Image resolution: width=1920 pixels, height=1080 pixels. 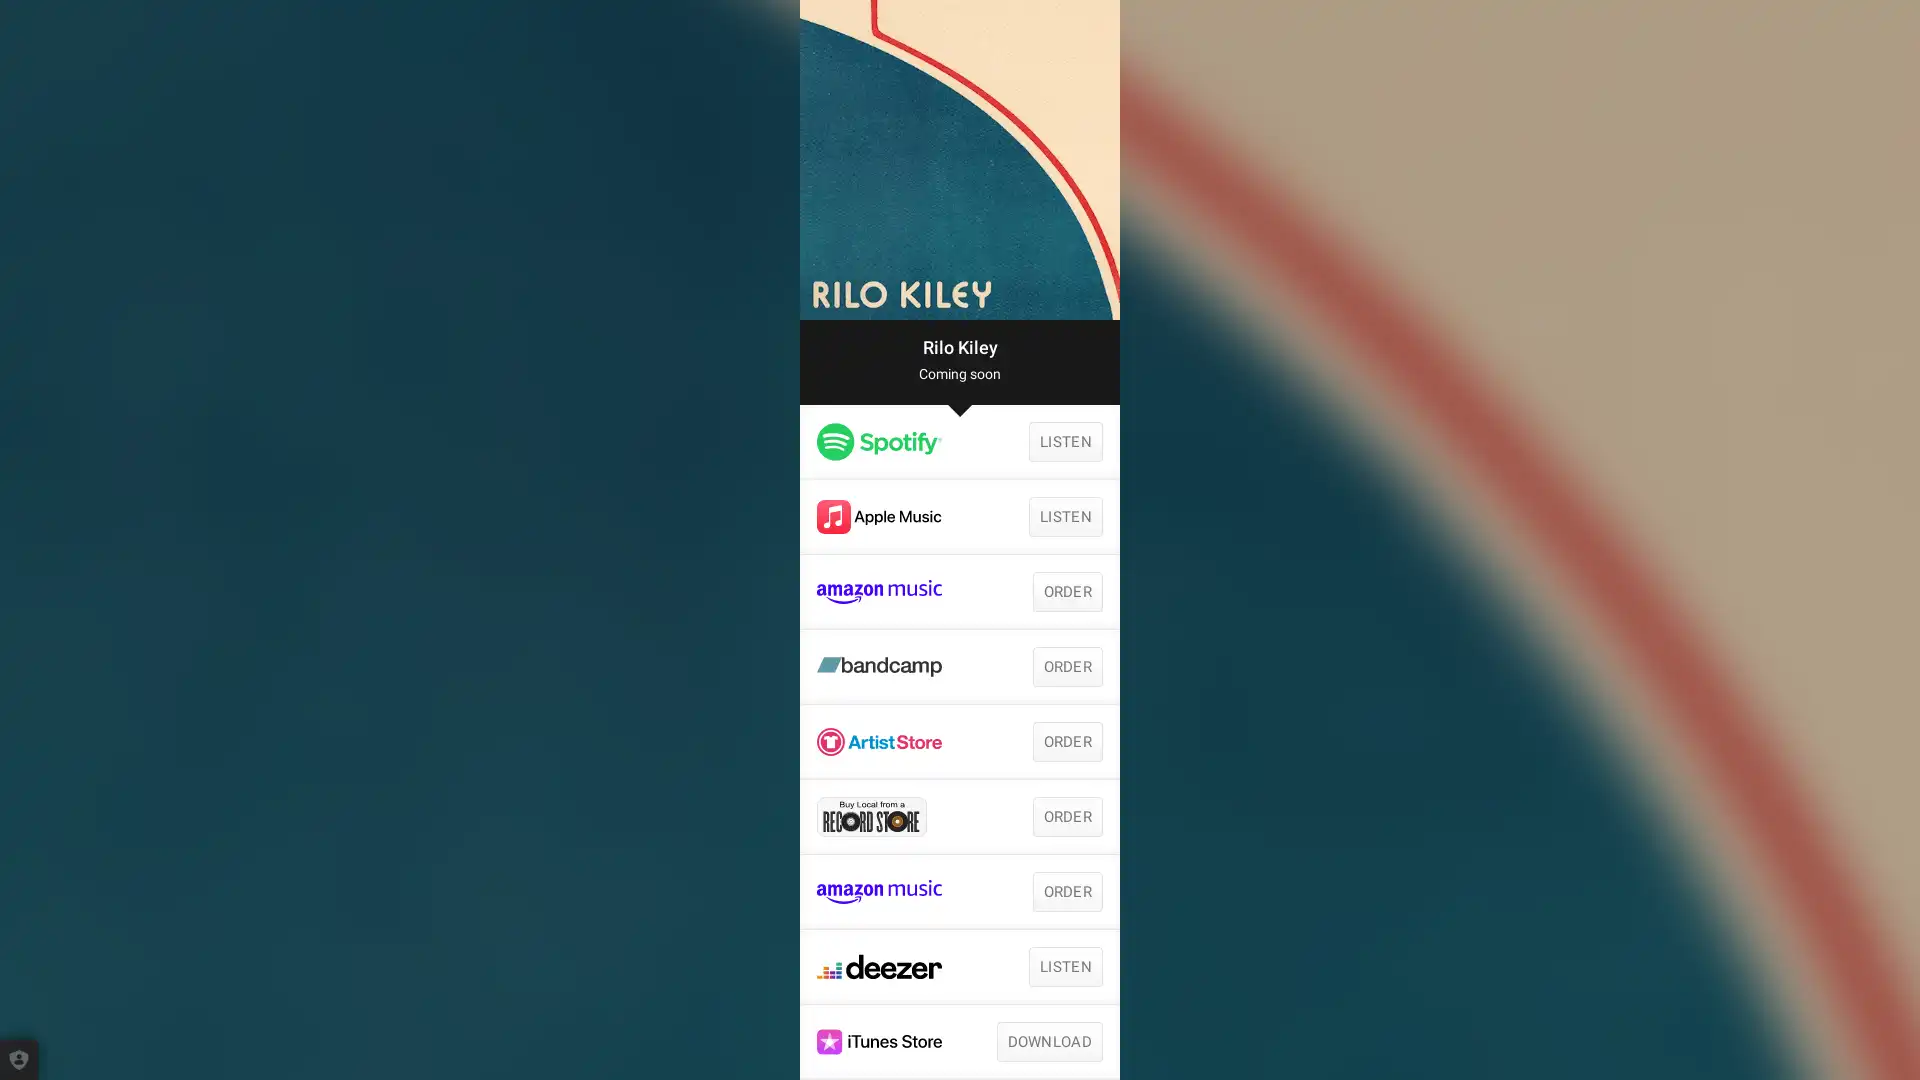 What do you see at coordinates (1064, 966) in the screenshot?
I see `LISTEN` at bounding box center [1064, 966].